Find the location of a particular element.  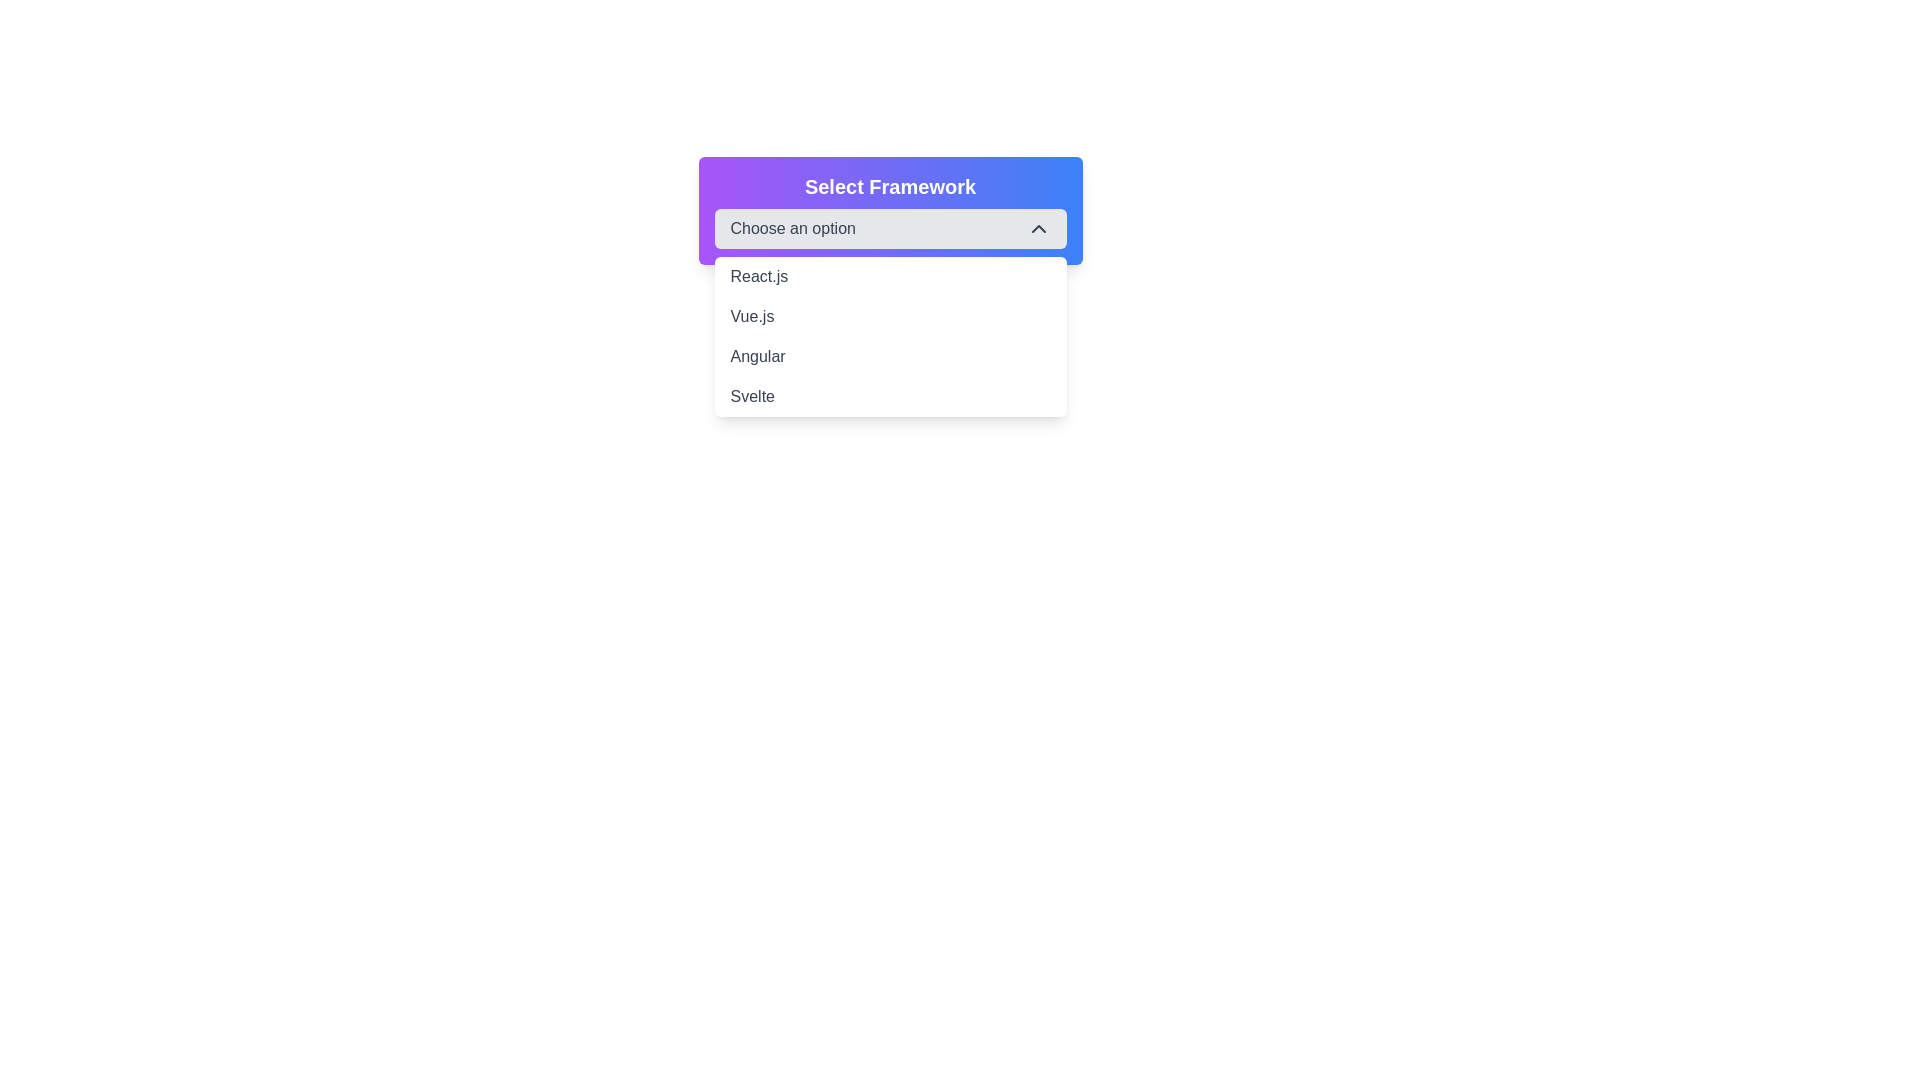

the dropdown menu labeled 'Choose an option' with a light gray background, located below the 'Select Framework' title is located at coordinates (889, 227).